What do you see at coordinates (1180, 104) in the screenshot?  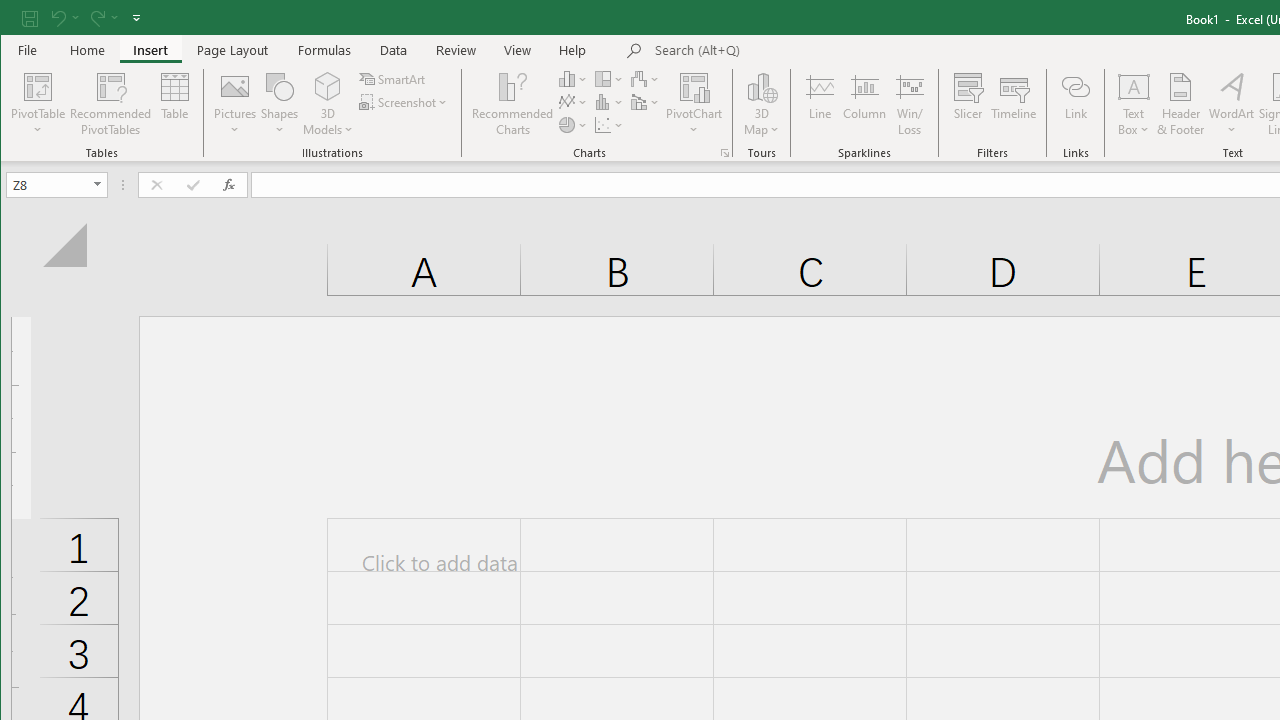 I see `'Header & Footer...'` at bounding box center [1180, 104].